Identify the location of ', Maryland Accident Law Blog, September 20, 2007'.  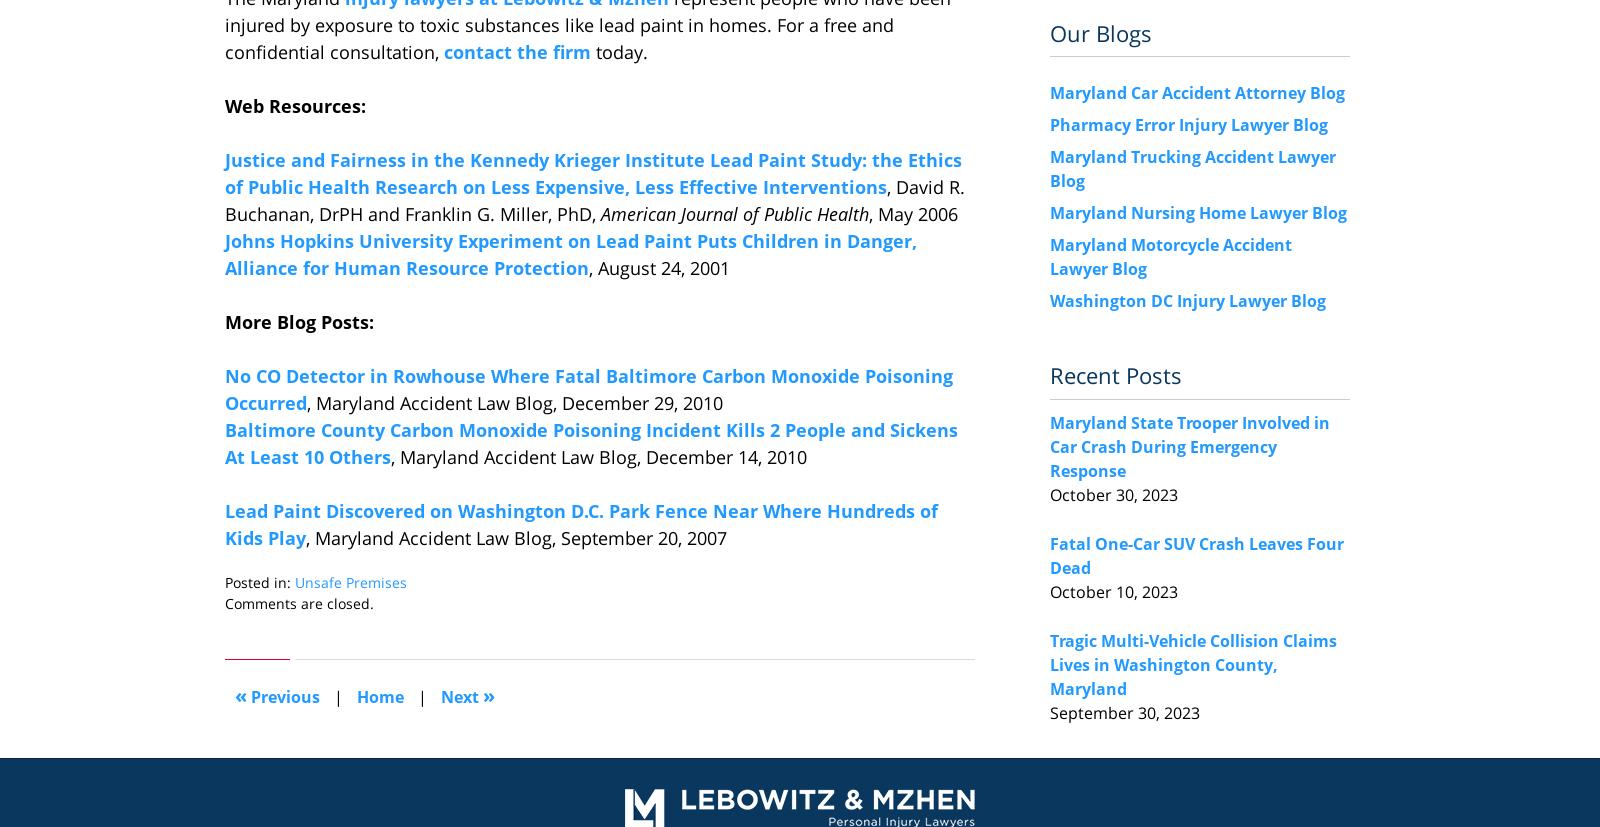
(515, 537).